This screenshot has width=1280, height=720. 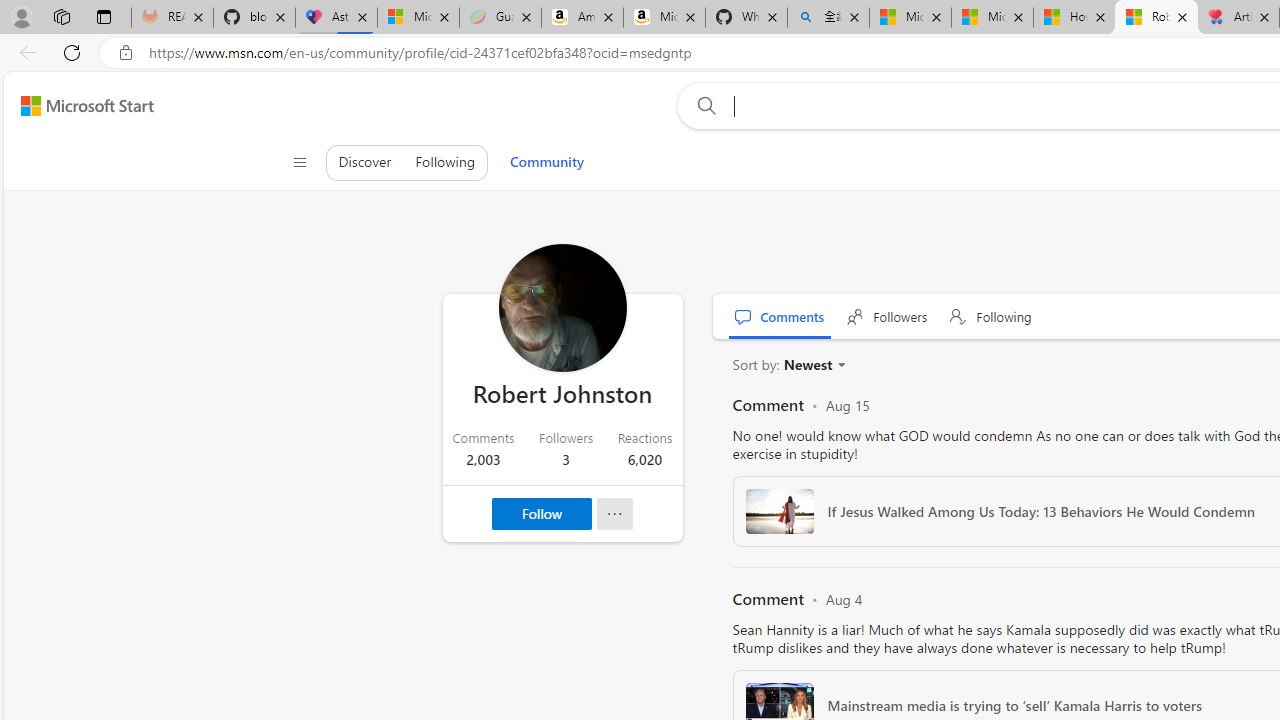 What do you see at coordinates (779, 315) in the screenshot?
I see `' Comments'` at bounding box center [779, 315].